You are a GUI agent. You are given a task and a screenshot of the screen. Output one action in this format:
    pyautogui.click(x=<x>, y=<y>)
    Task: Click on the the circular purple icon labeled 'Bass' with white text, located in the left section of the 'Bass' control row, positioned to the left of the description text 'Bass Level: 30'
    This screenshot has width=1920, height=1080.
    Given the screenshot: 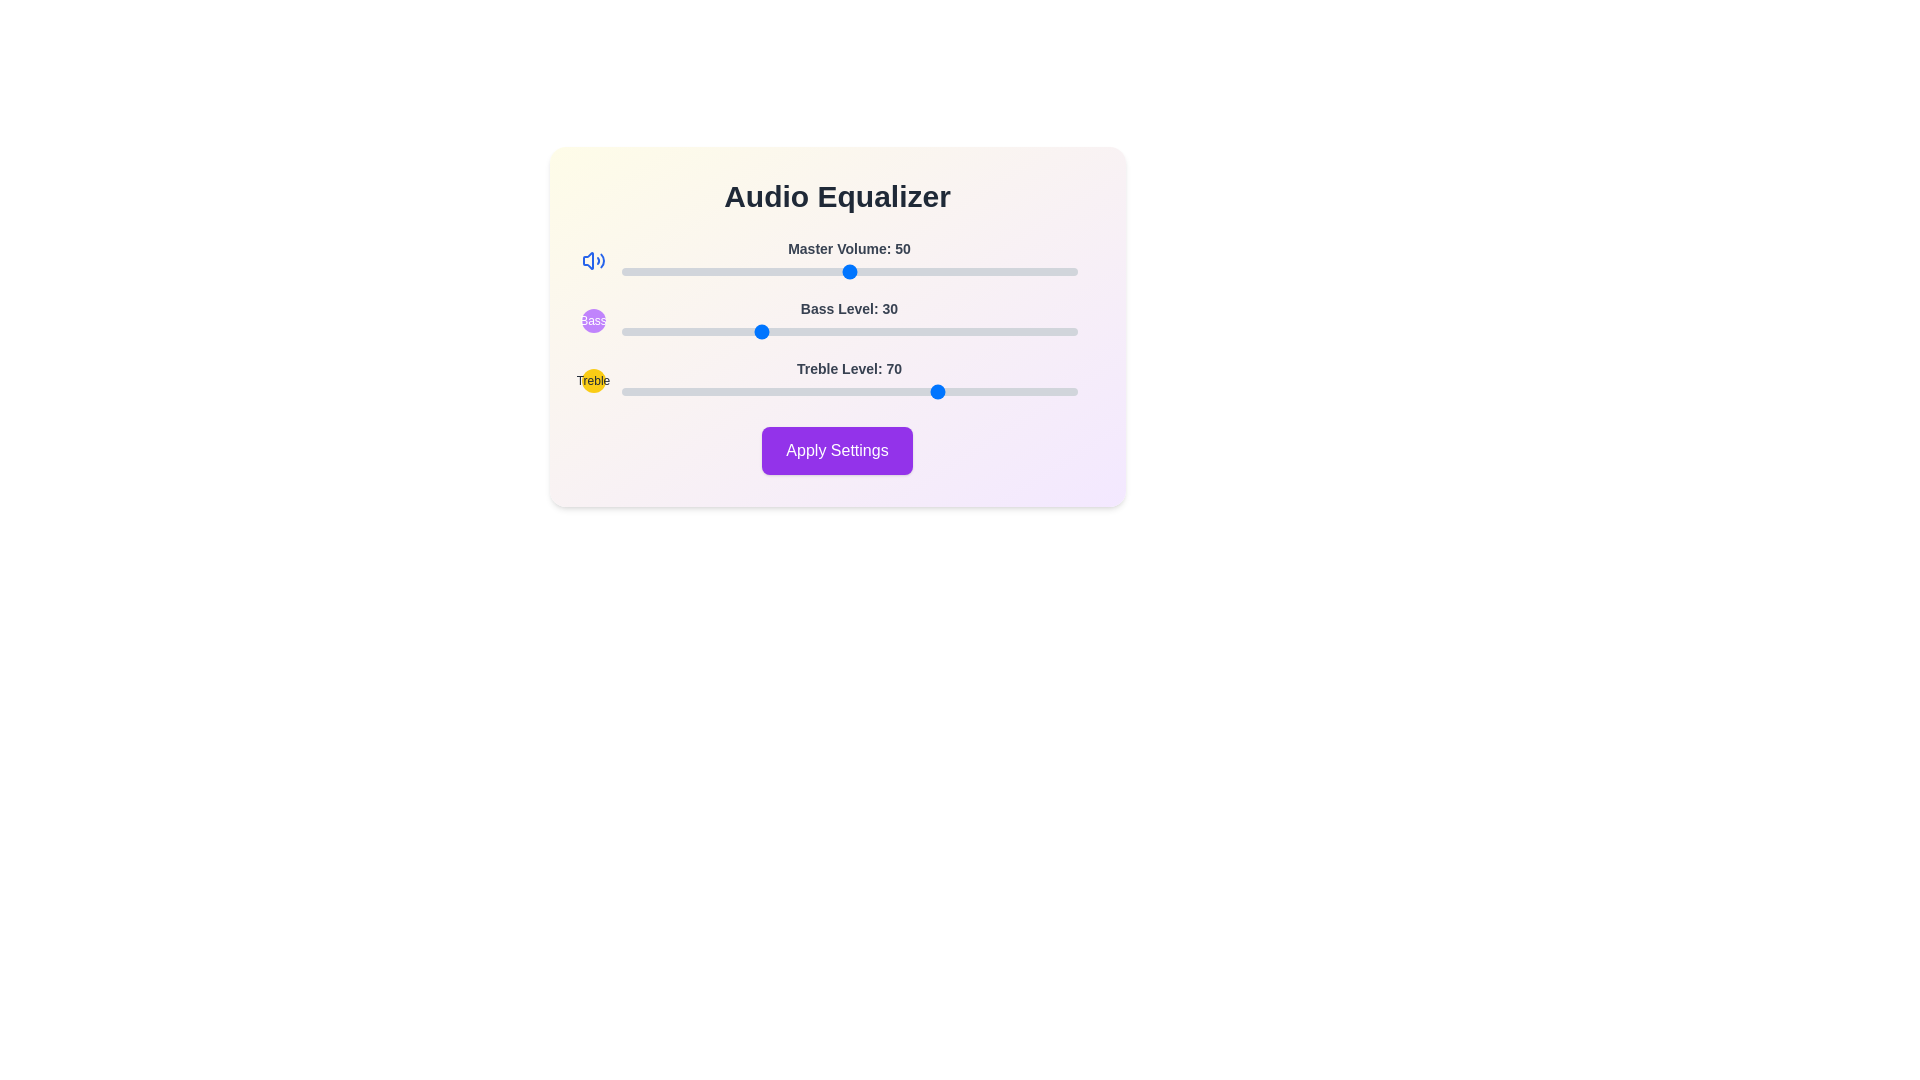 What is the action you would take?
    pyautogui.click(x=592, y=319)
    